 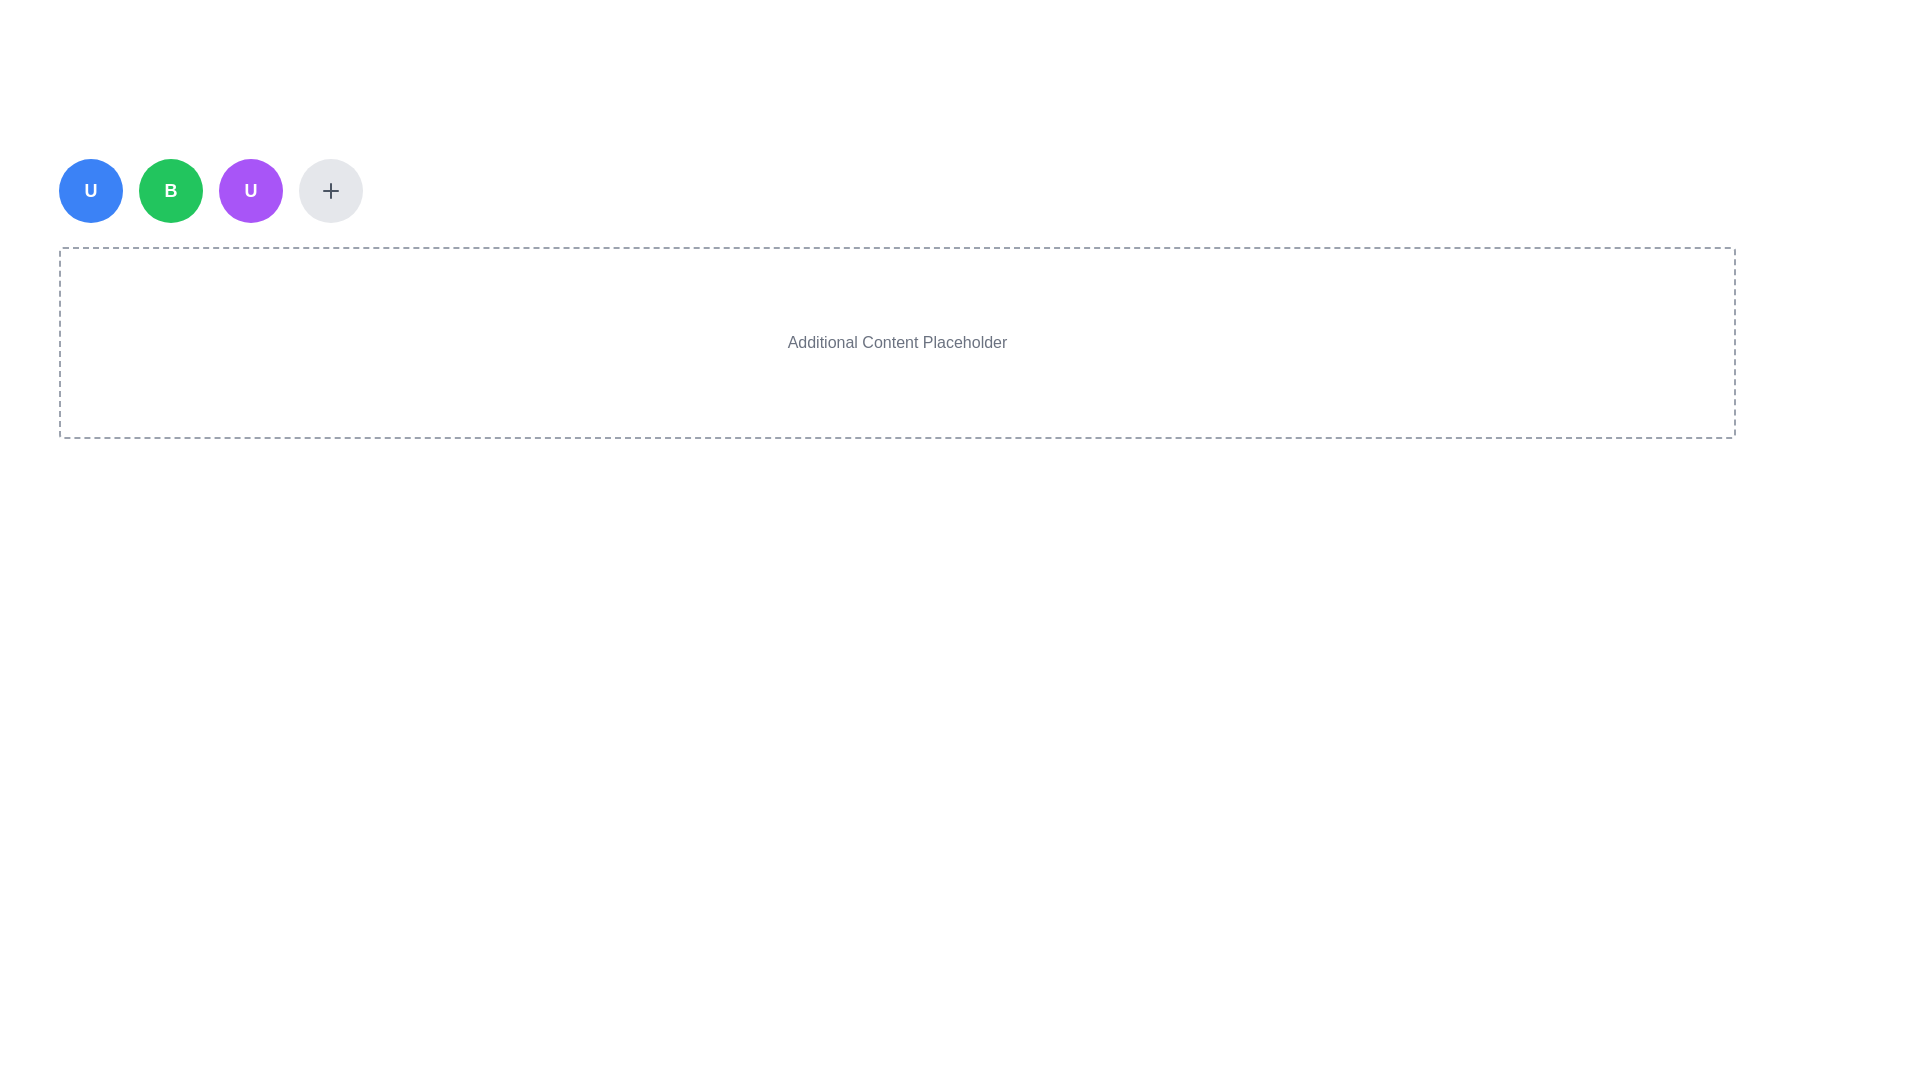 What do you see at coordinates (171, 191) in the screenshot?
I see `the Avatar Indicator for 'BBaki Ani', which is the second circular icon in a row, positioned between a blue icon with 'U' and a purple icon with 'U'` at bounding box center [171, 191].